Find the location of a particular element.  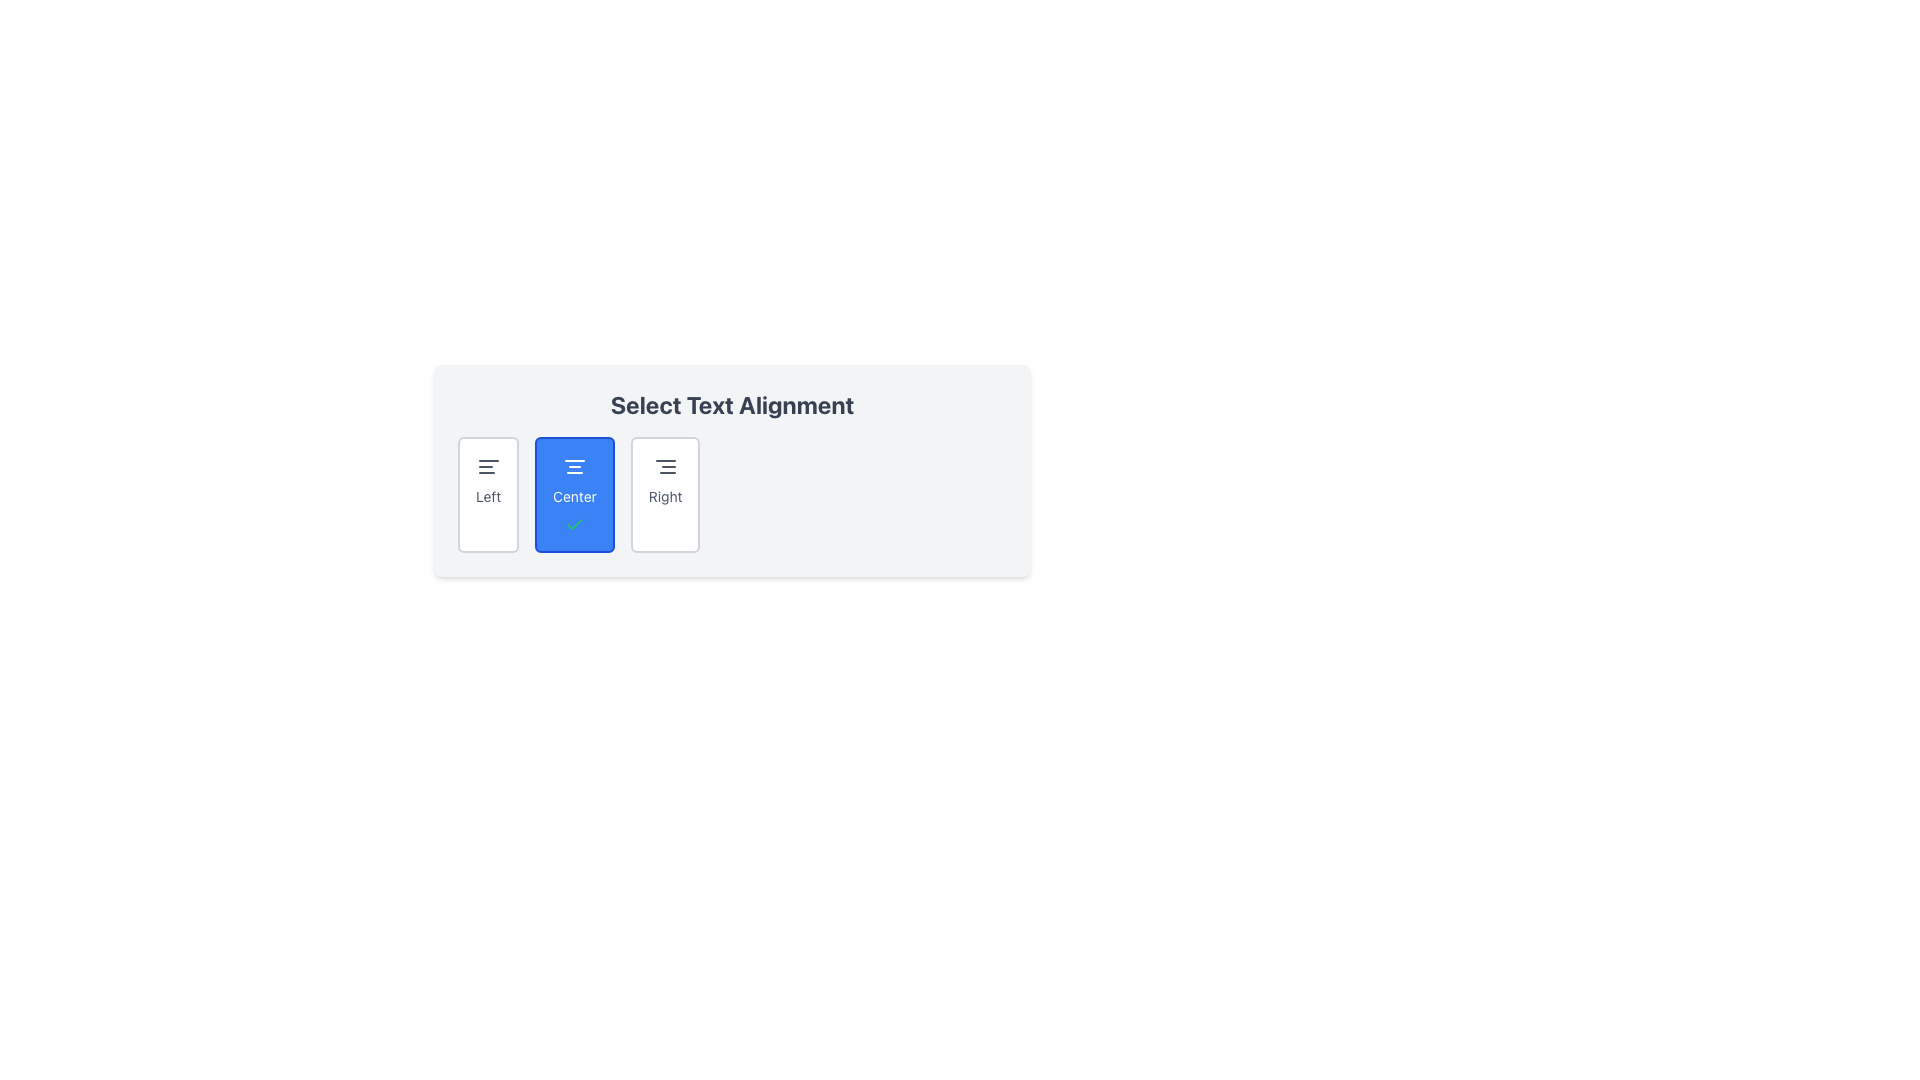

the button labeled 'Right', which is the third card in a row of three, to trigger a visual response is located at coordinates (665, 494).